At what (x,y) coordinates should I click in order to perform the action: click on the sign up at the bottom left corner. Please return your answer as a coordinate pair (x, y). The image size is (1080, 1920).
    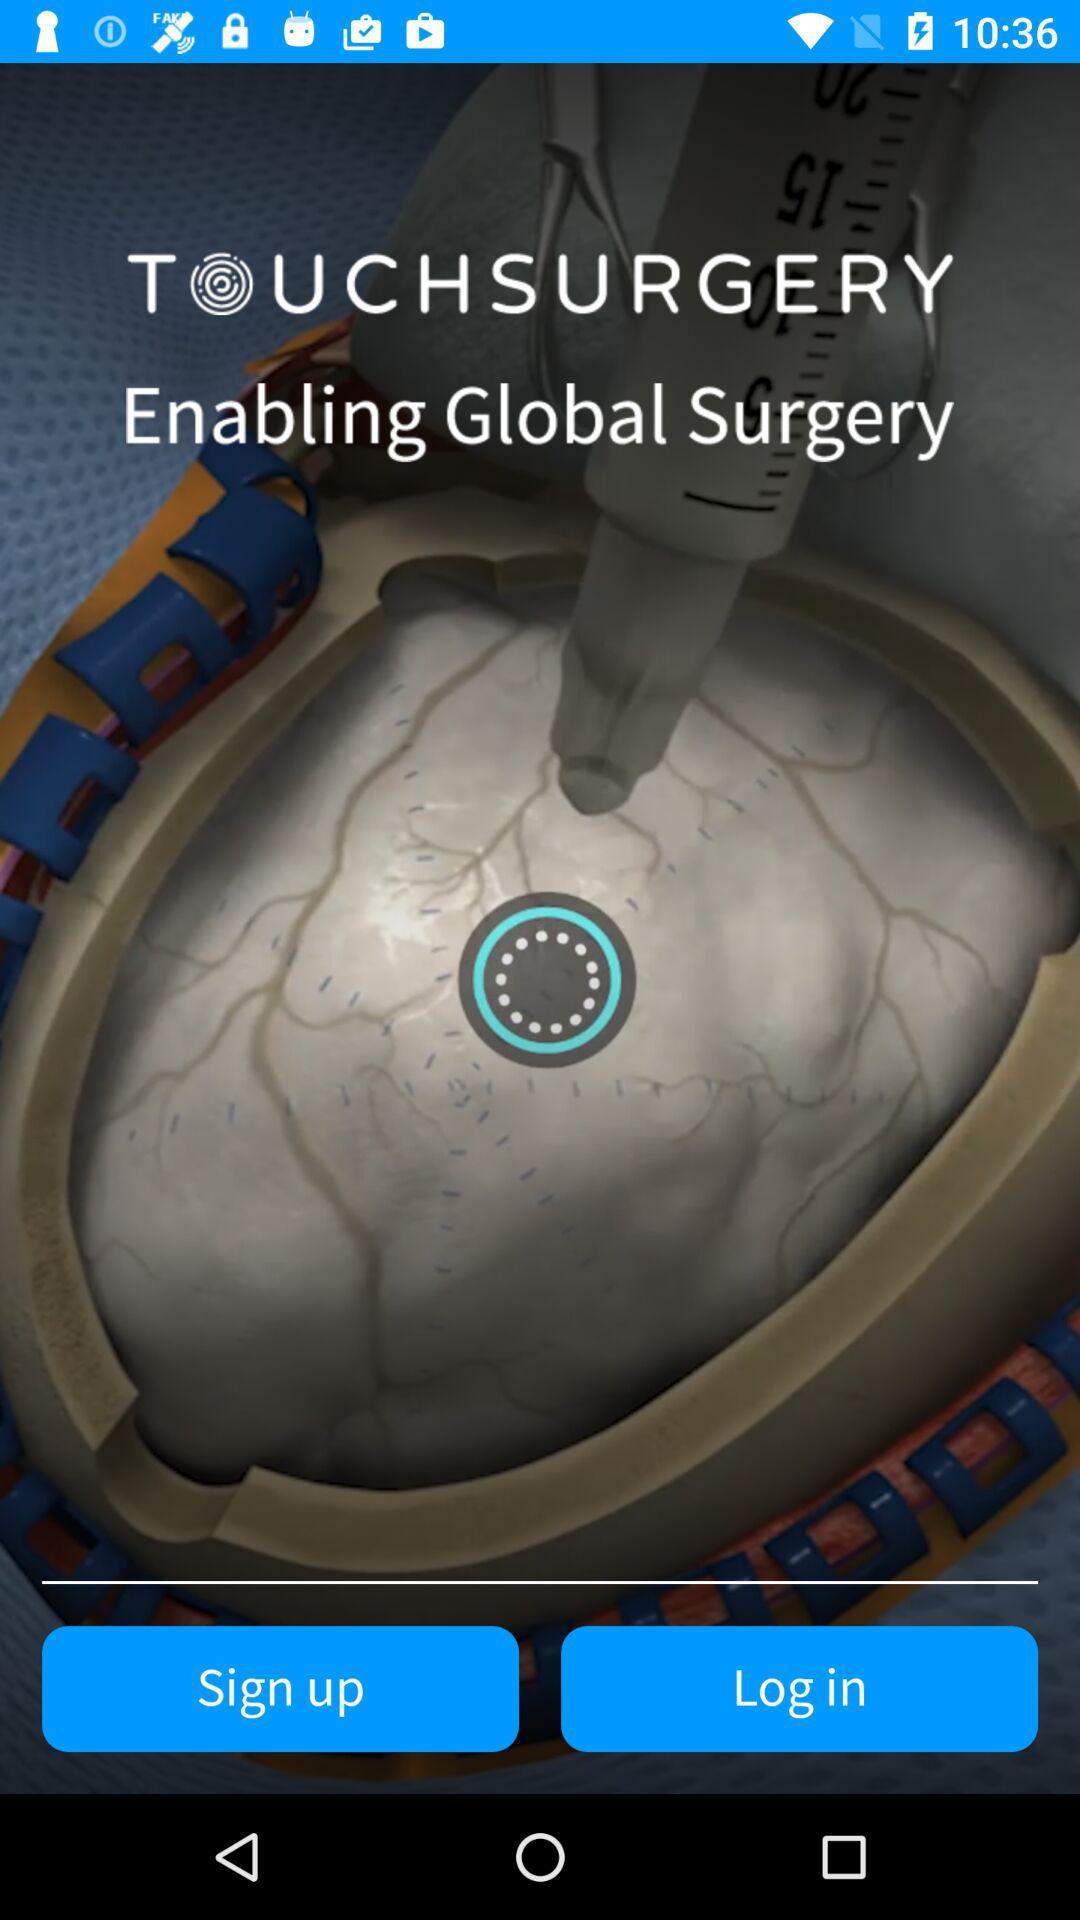
    Looking at the image, I should click on (280, 1688).